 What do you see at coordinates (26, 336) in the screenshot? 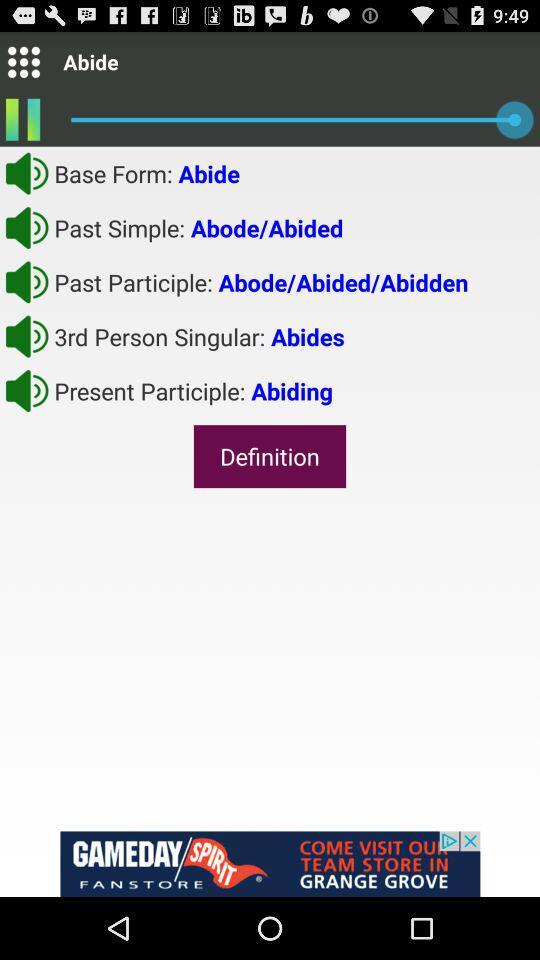
I see `the volume option` at bounding box center [26, 336].